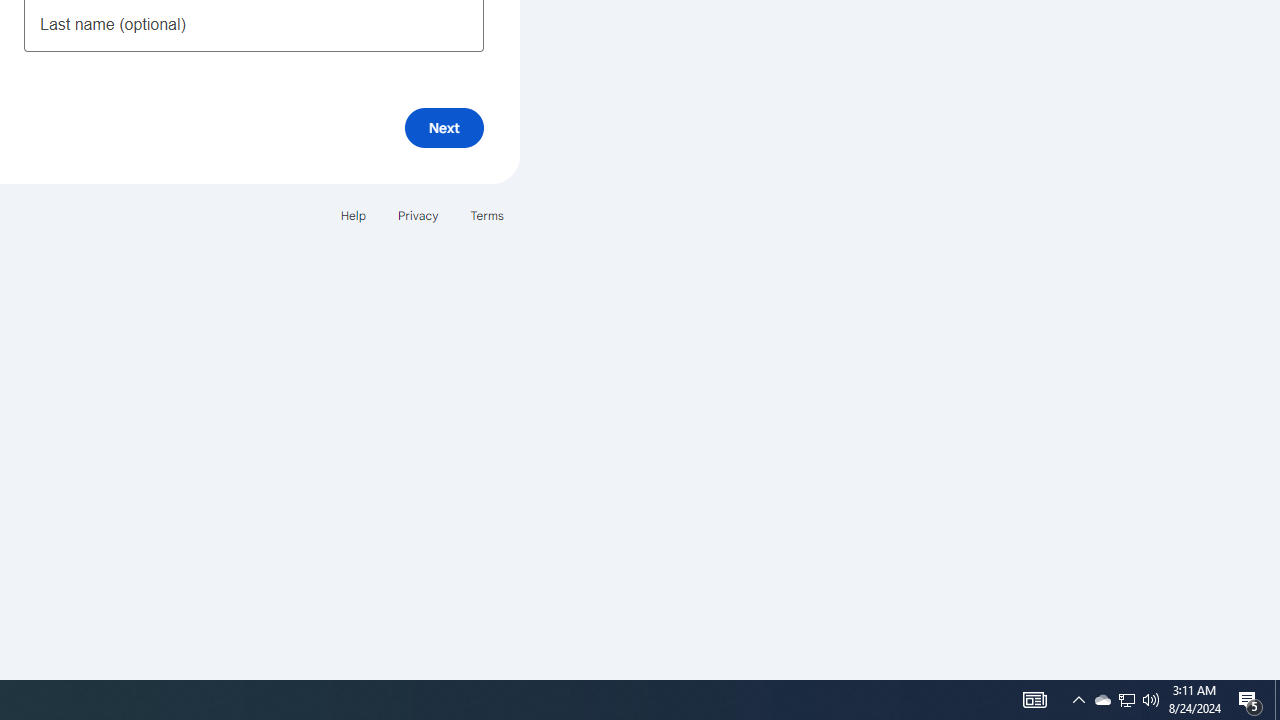 Image resolution: width=1280 pixels, height=720 pixels. Describe the element at coordinates (416, 215) in the screenshot. I see `'Privacy'` at that location.